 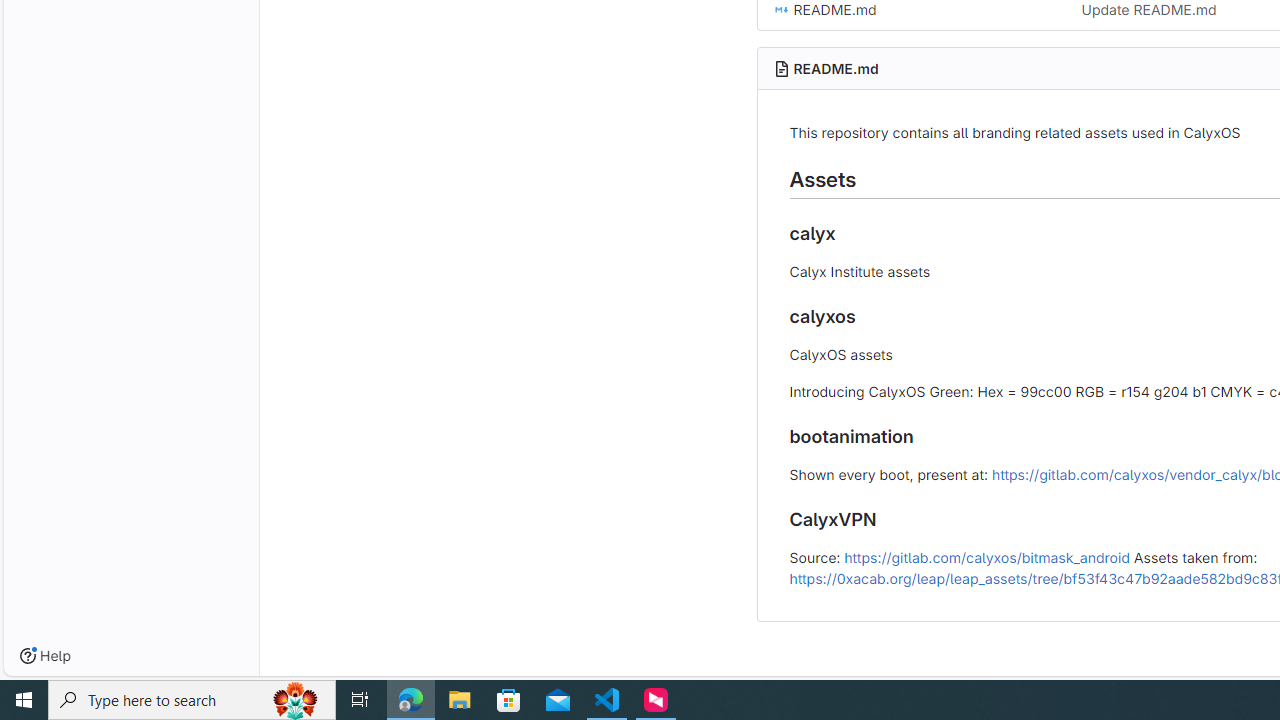 I want to click on 'Help', so click(x=45, y=655).